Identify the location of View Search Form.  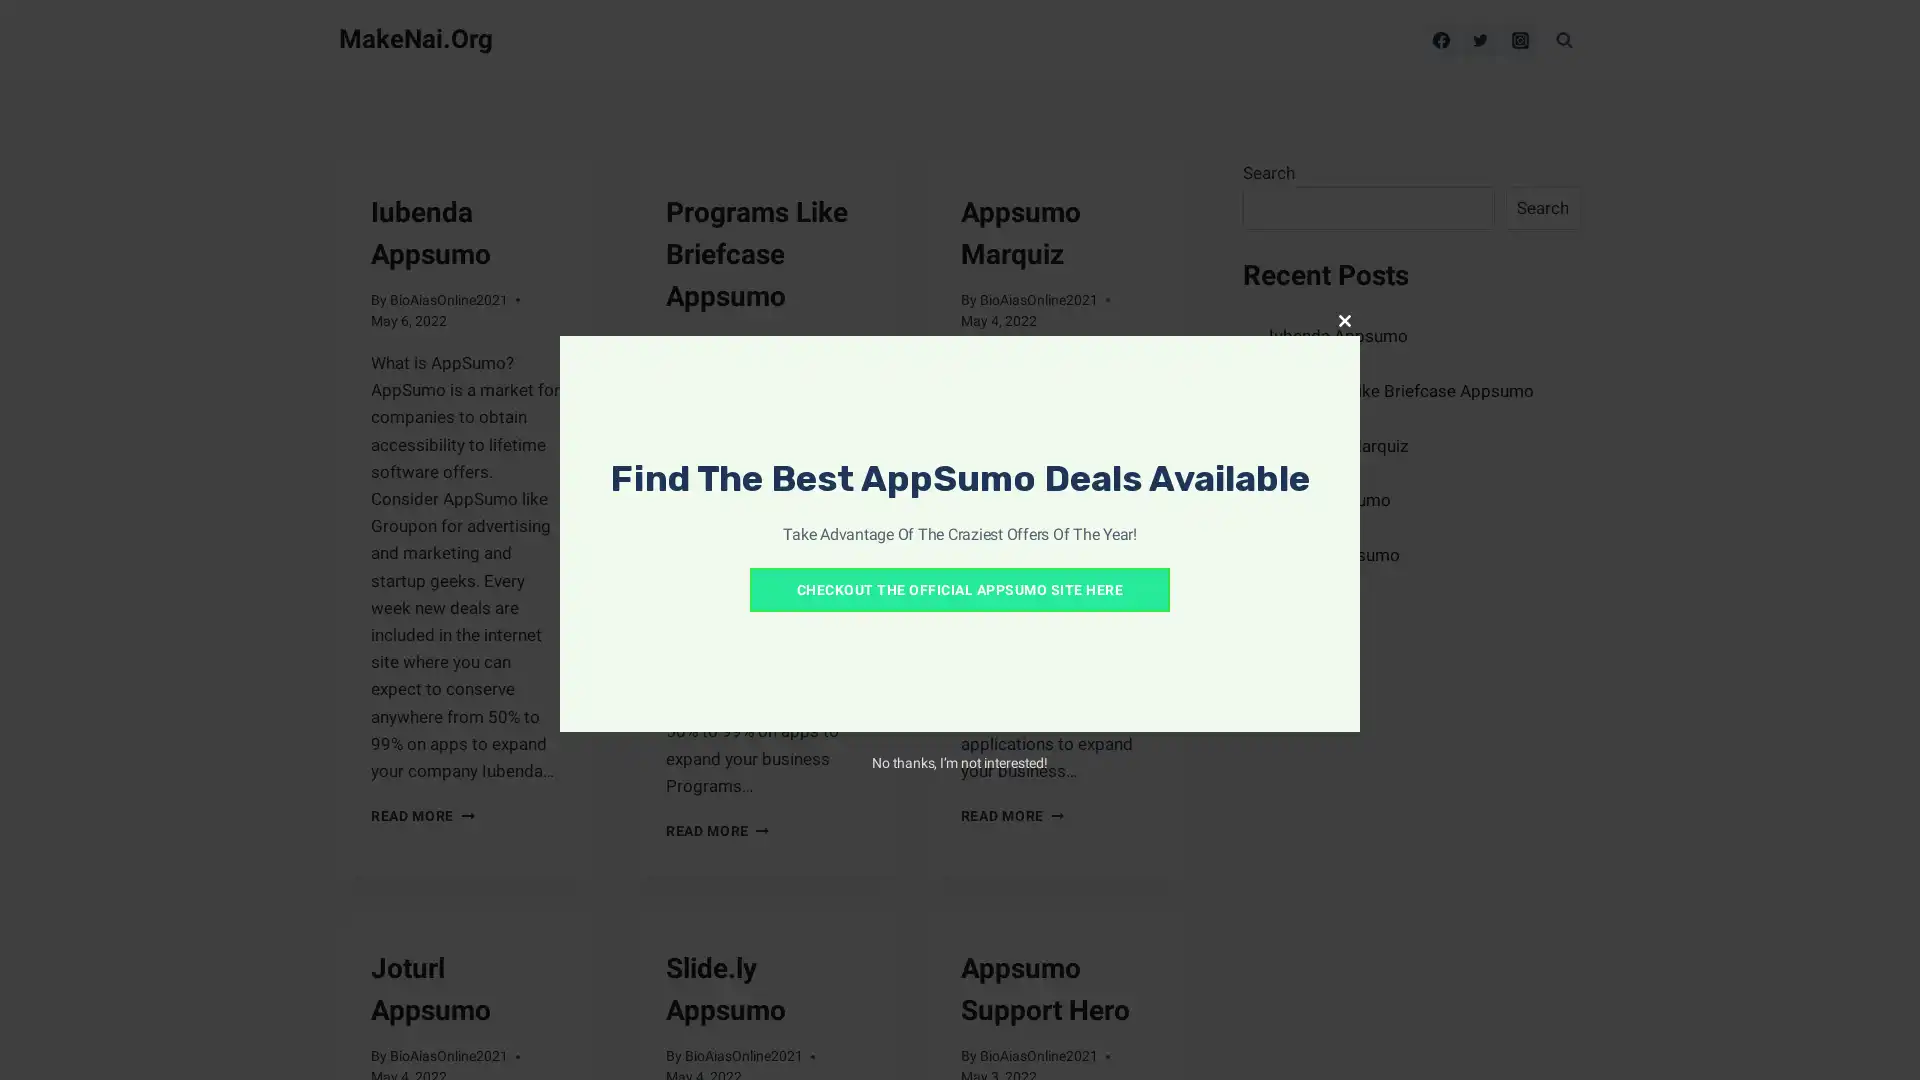
(1563, 39).